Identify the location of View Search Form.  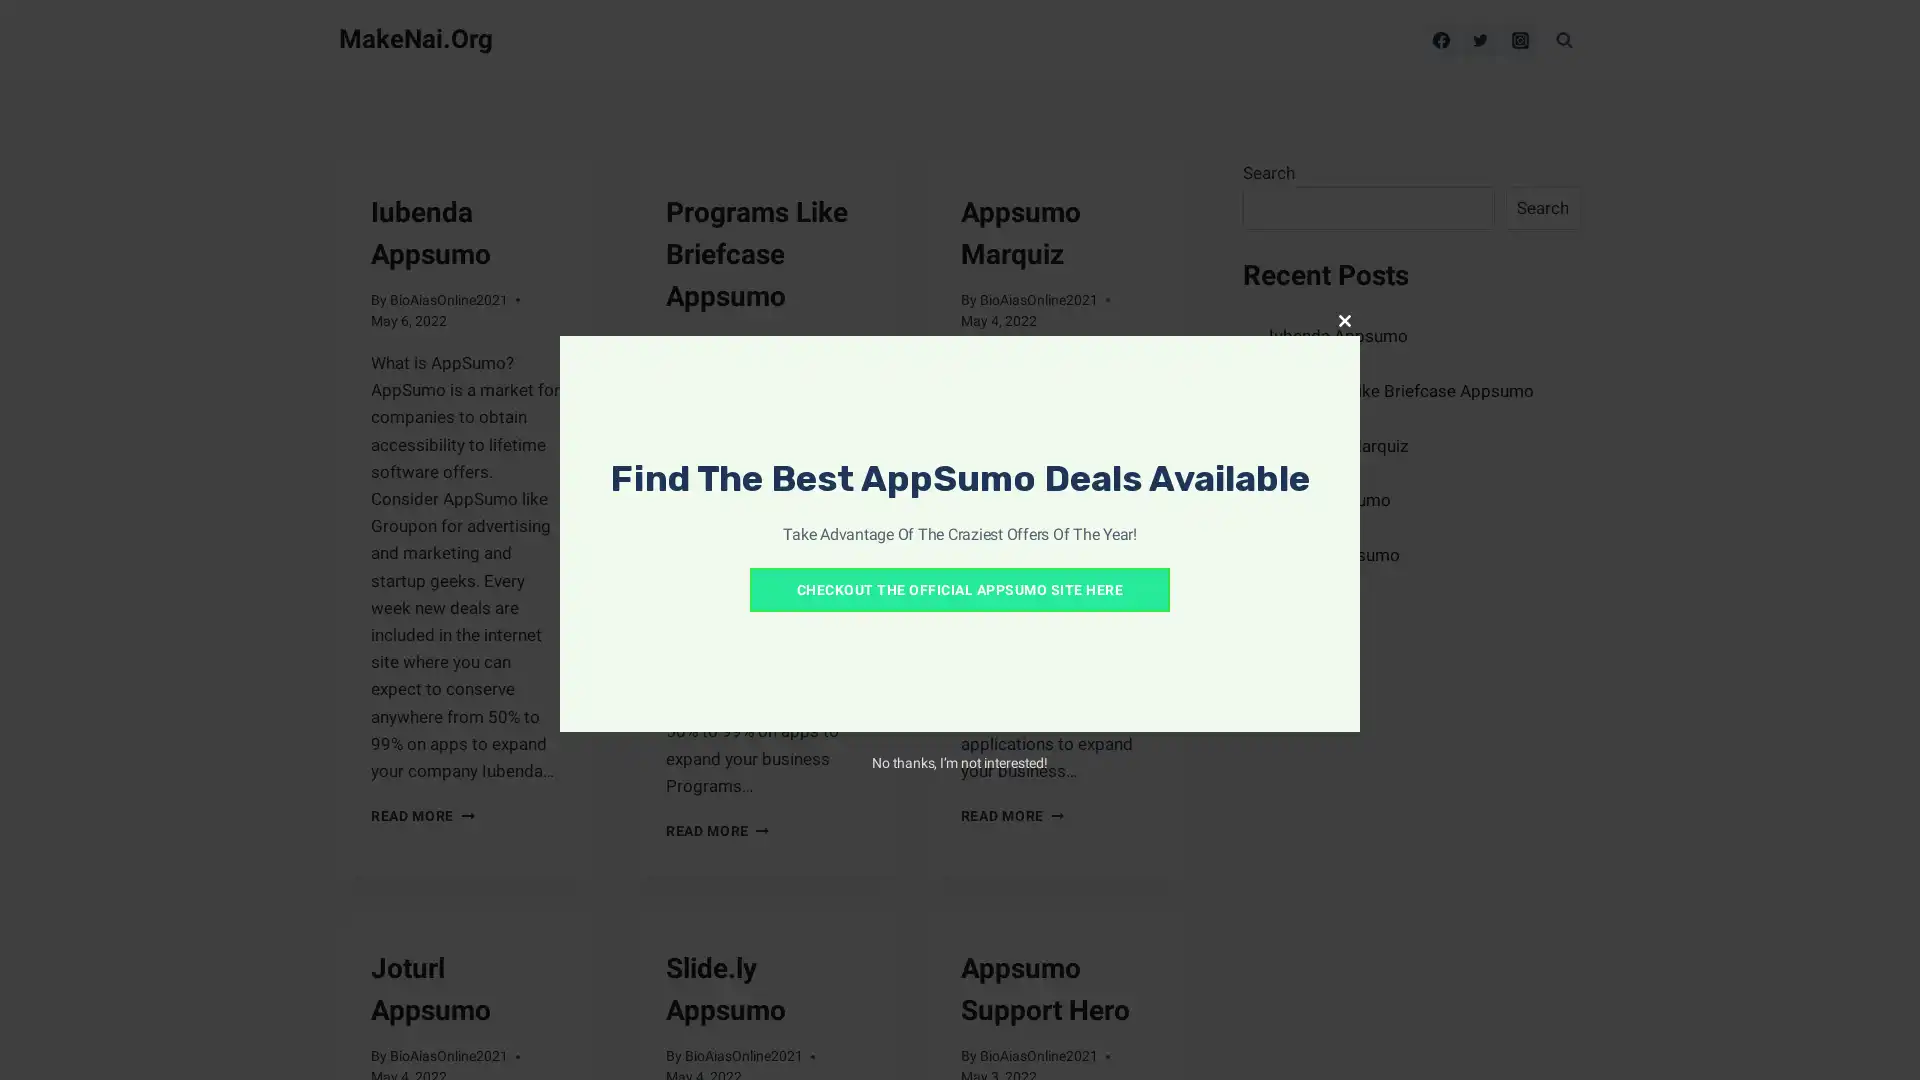
(1563, 39).